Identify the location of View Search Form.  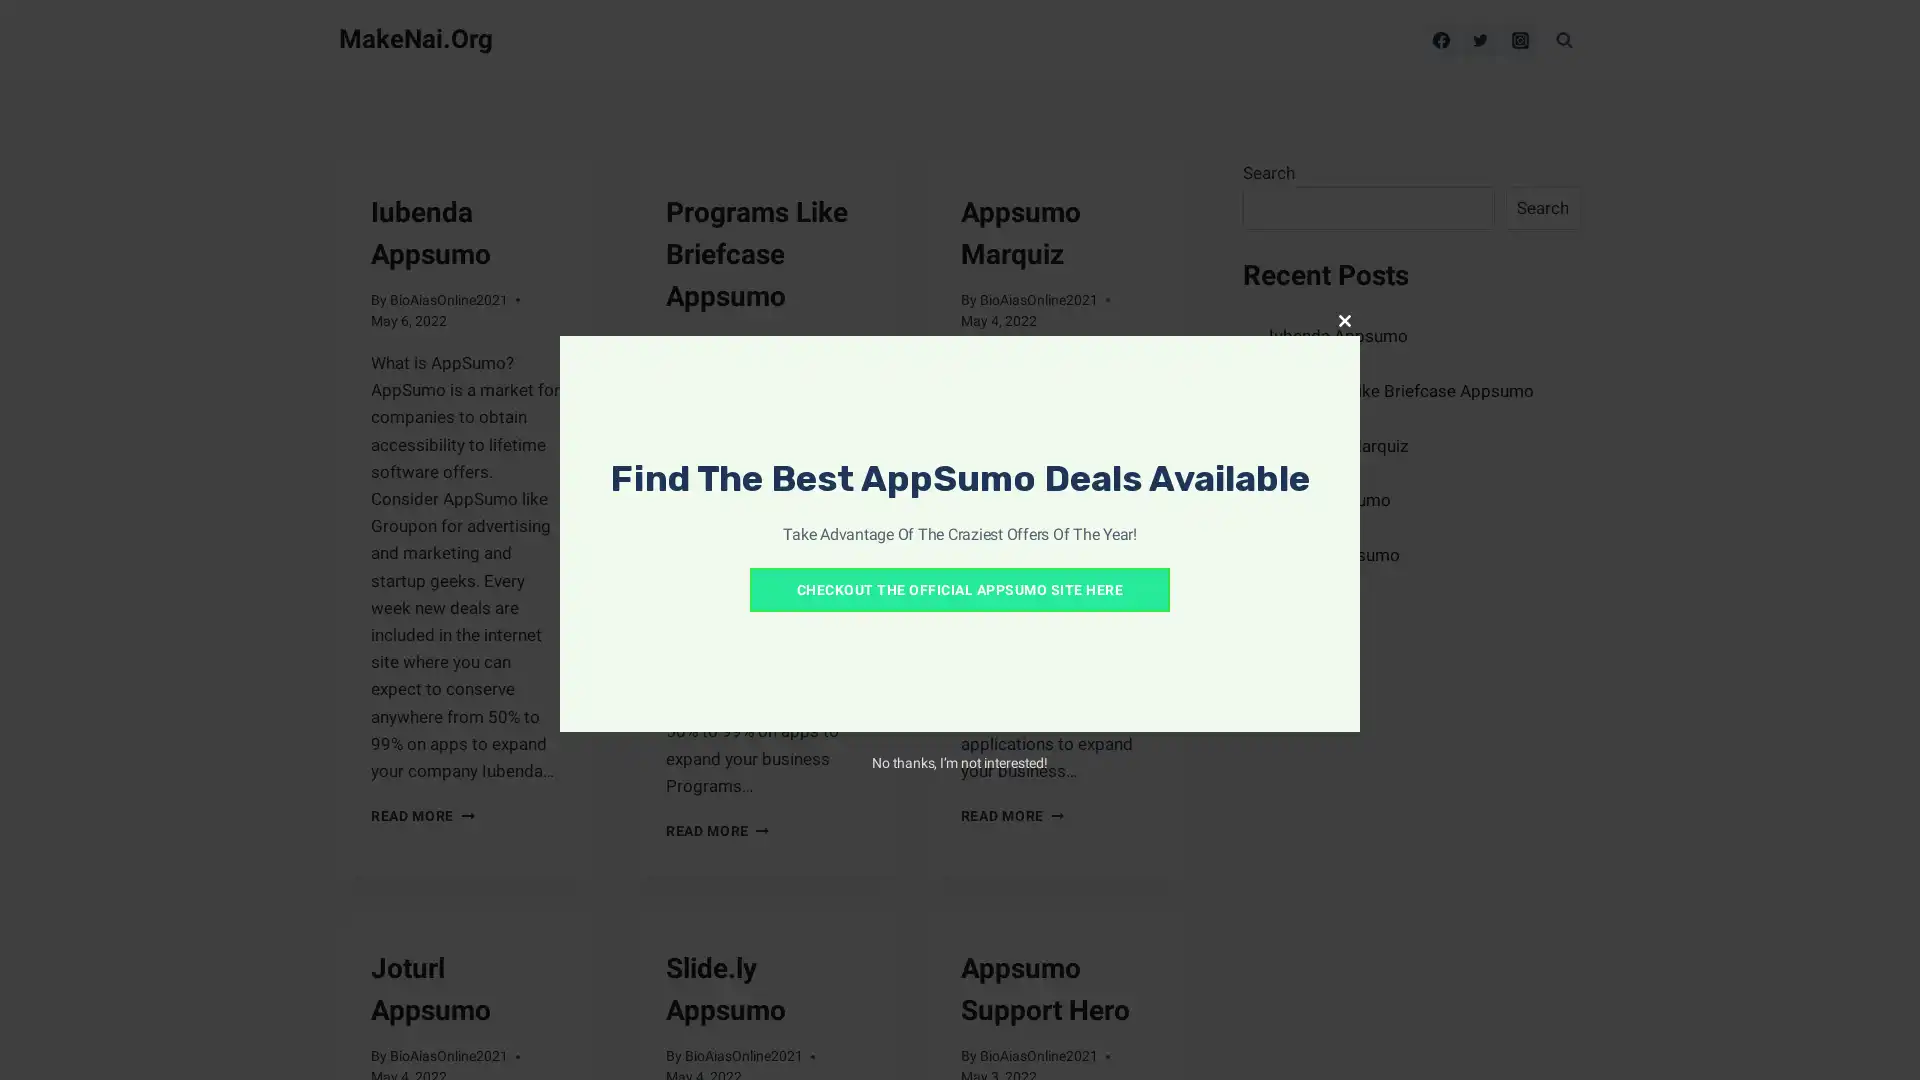
(1563, 39).